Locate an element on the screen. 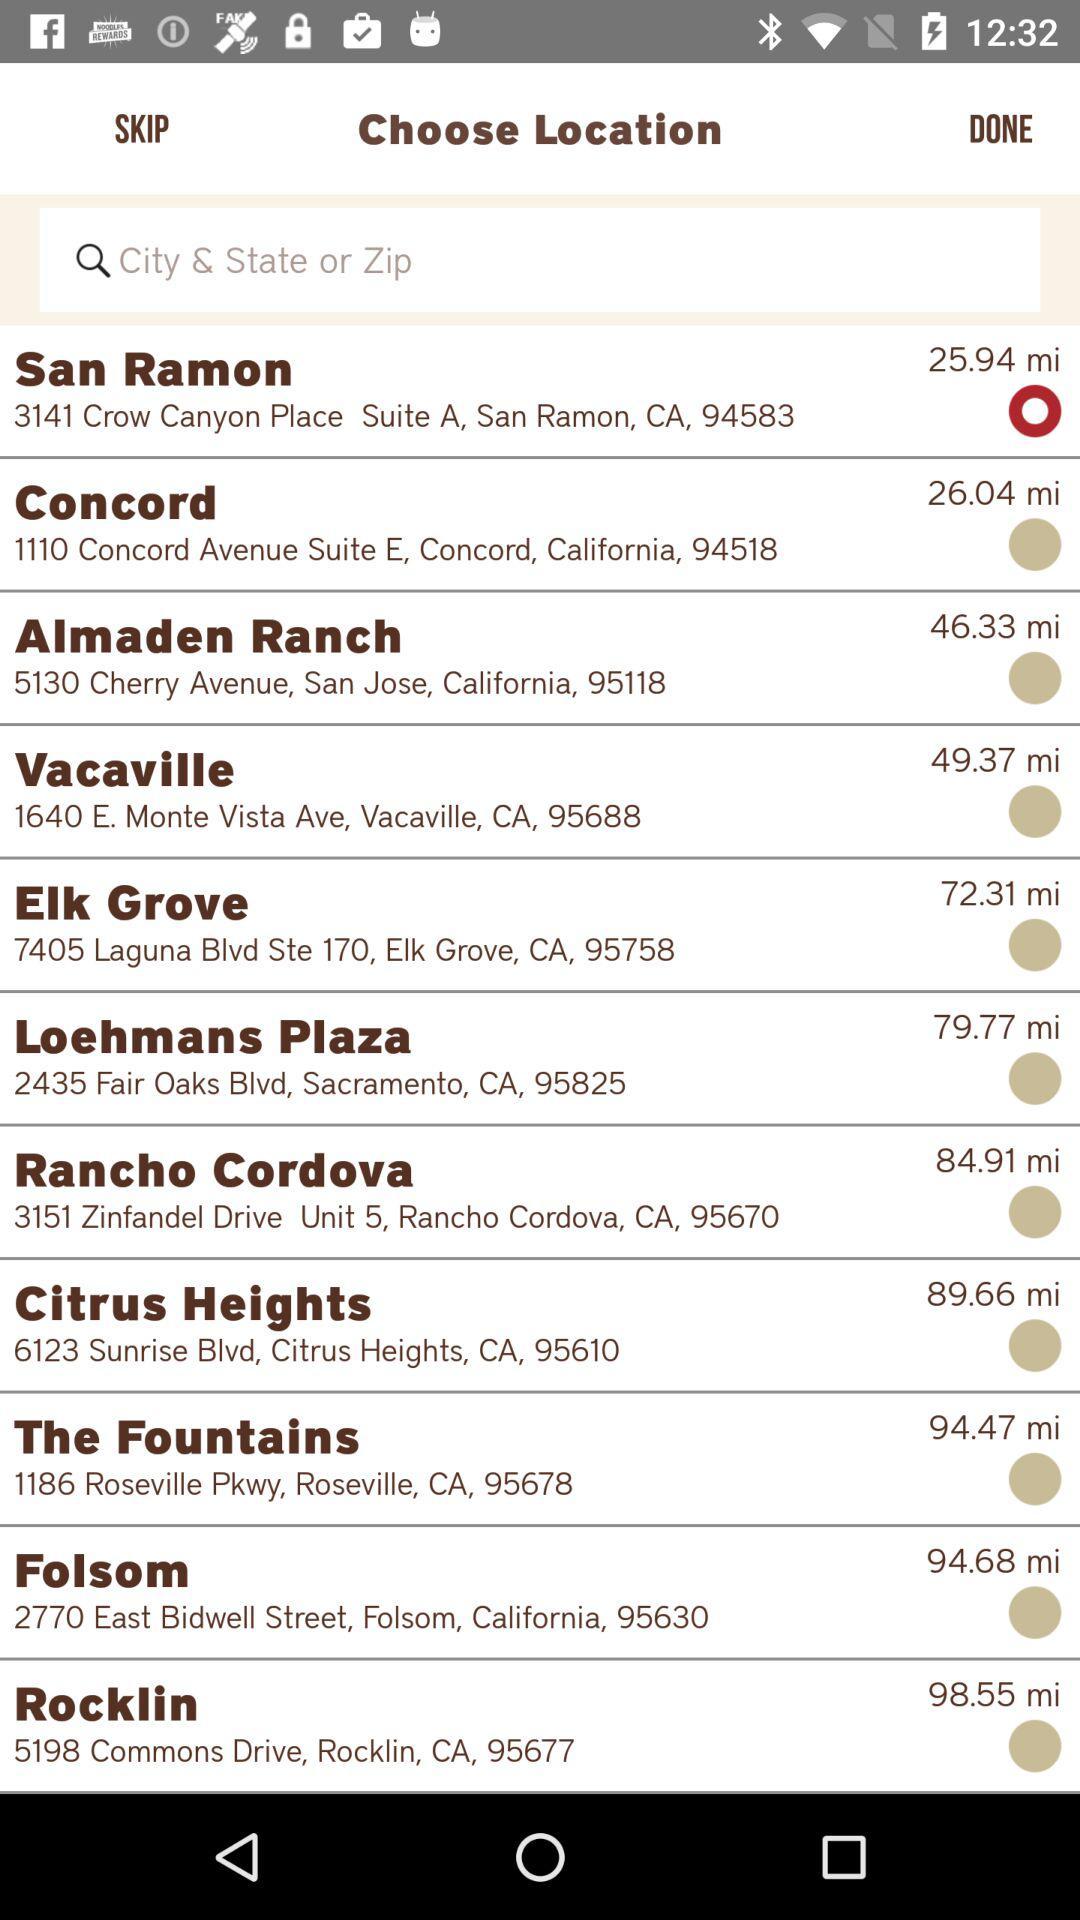  item to the right of loehmans plaza item is located at coordinates (997, 1026).